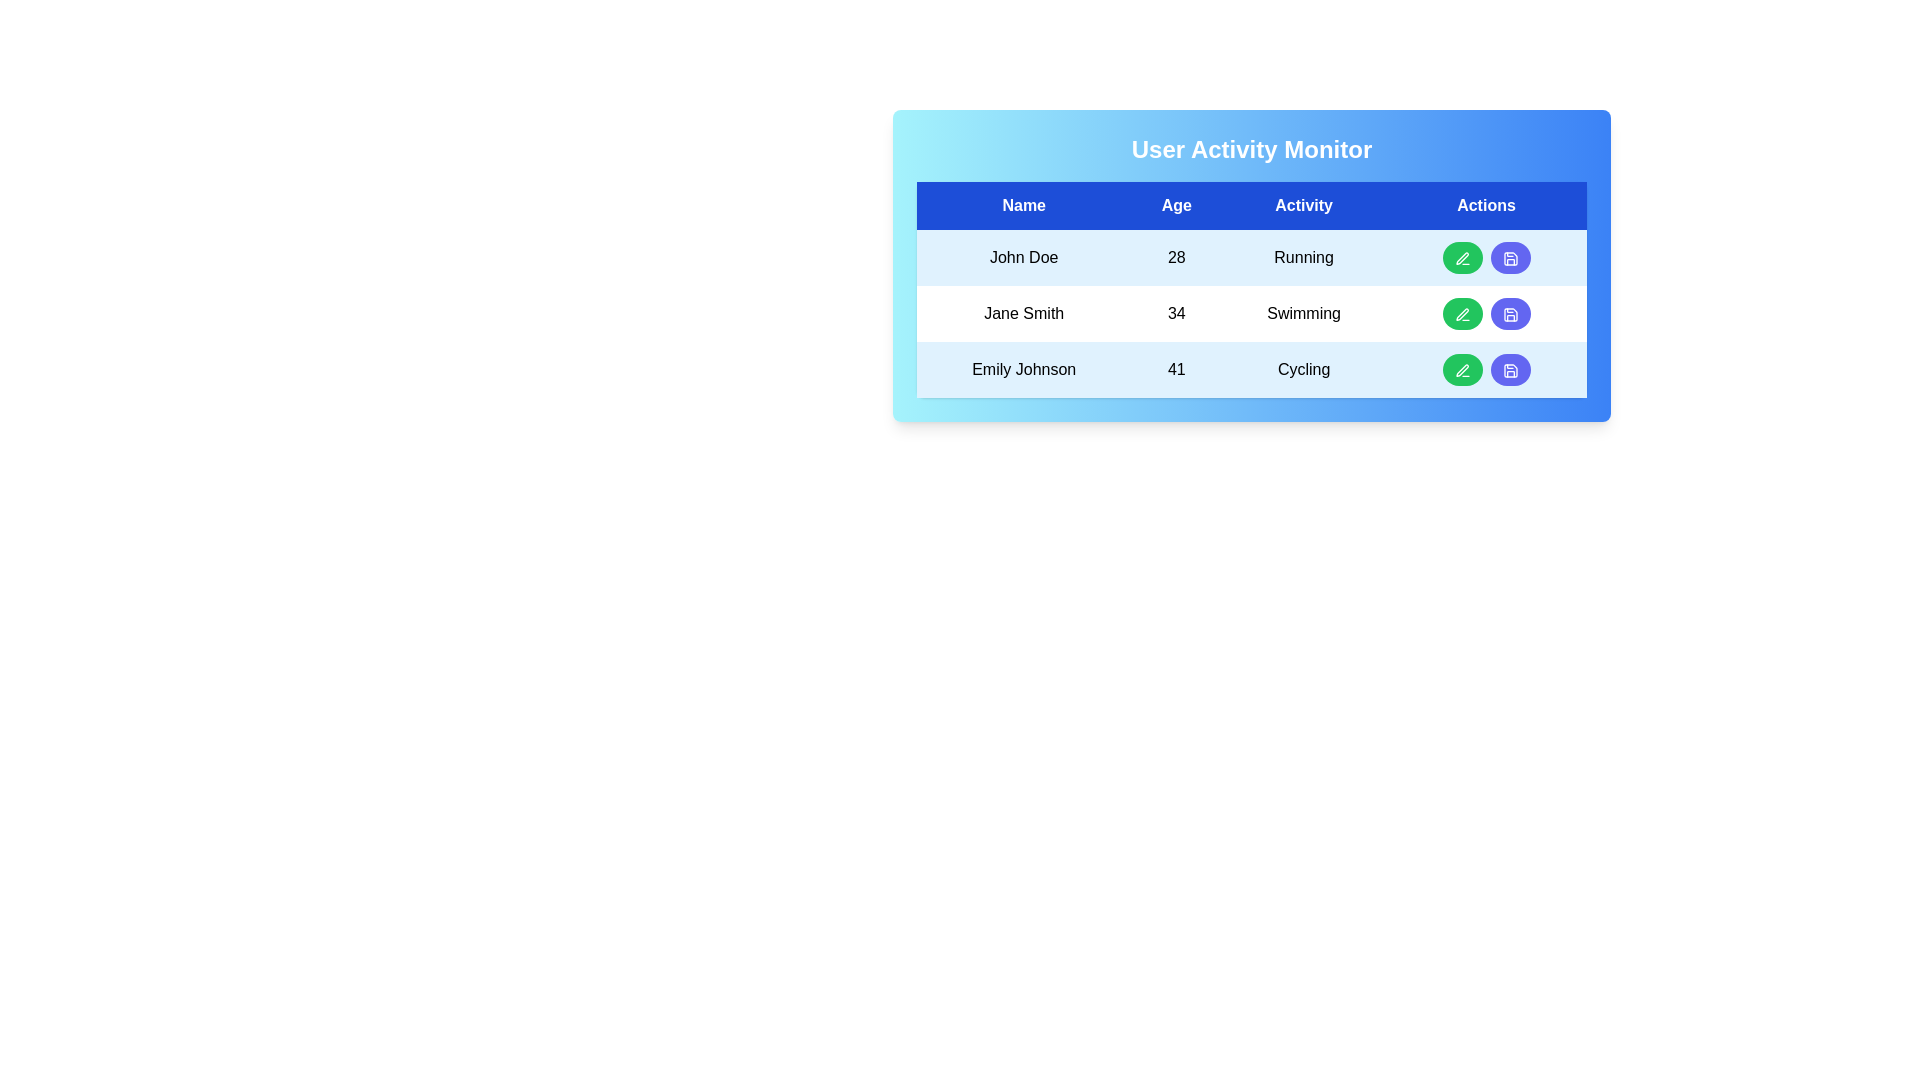  Describe the element at coordinates (1462, 313) in the screenshot. I see `the edit button for the Jane Smith row` at that location.